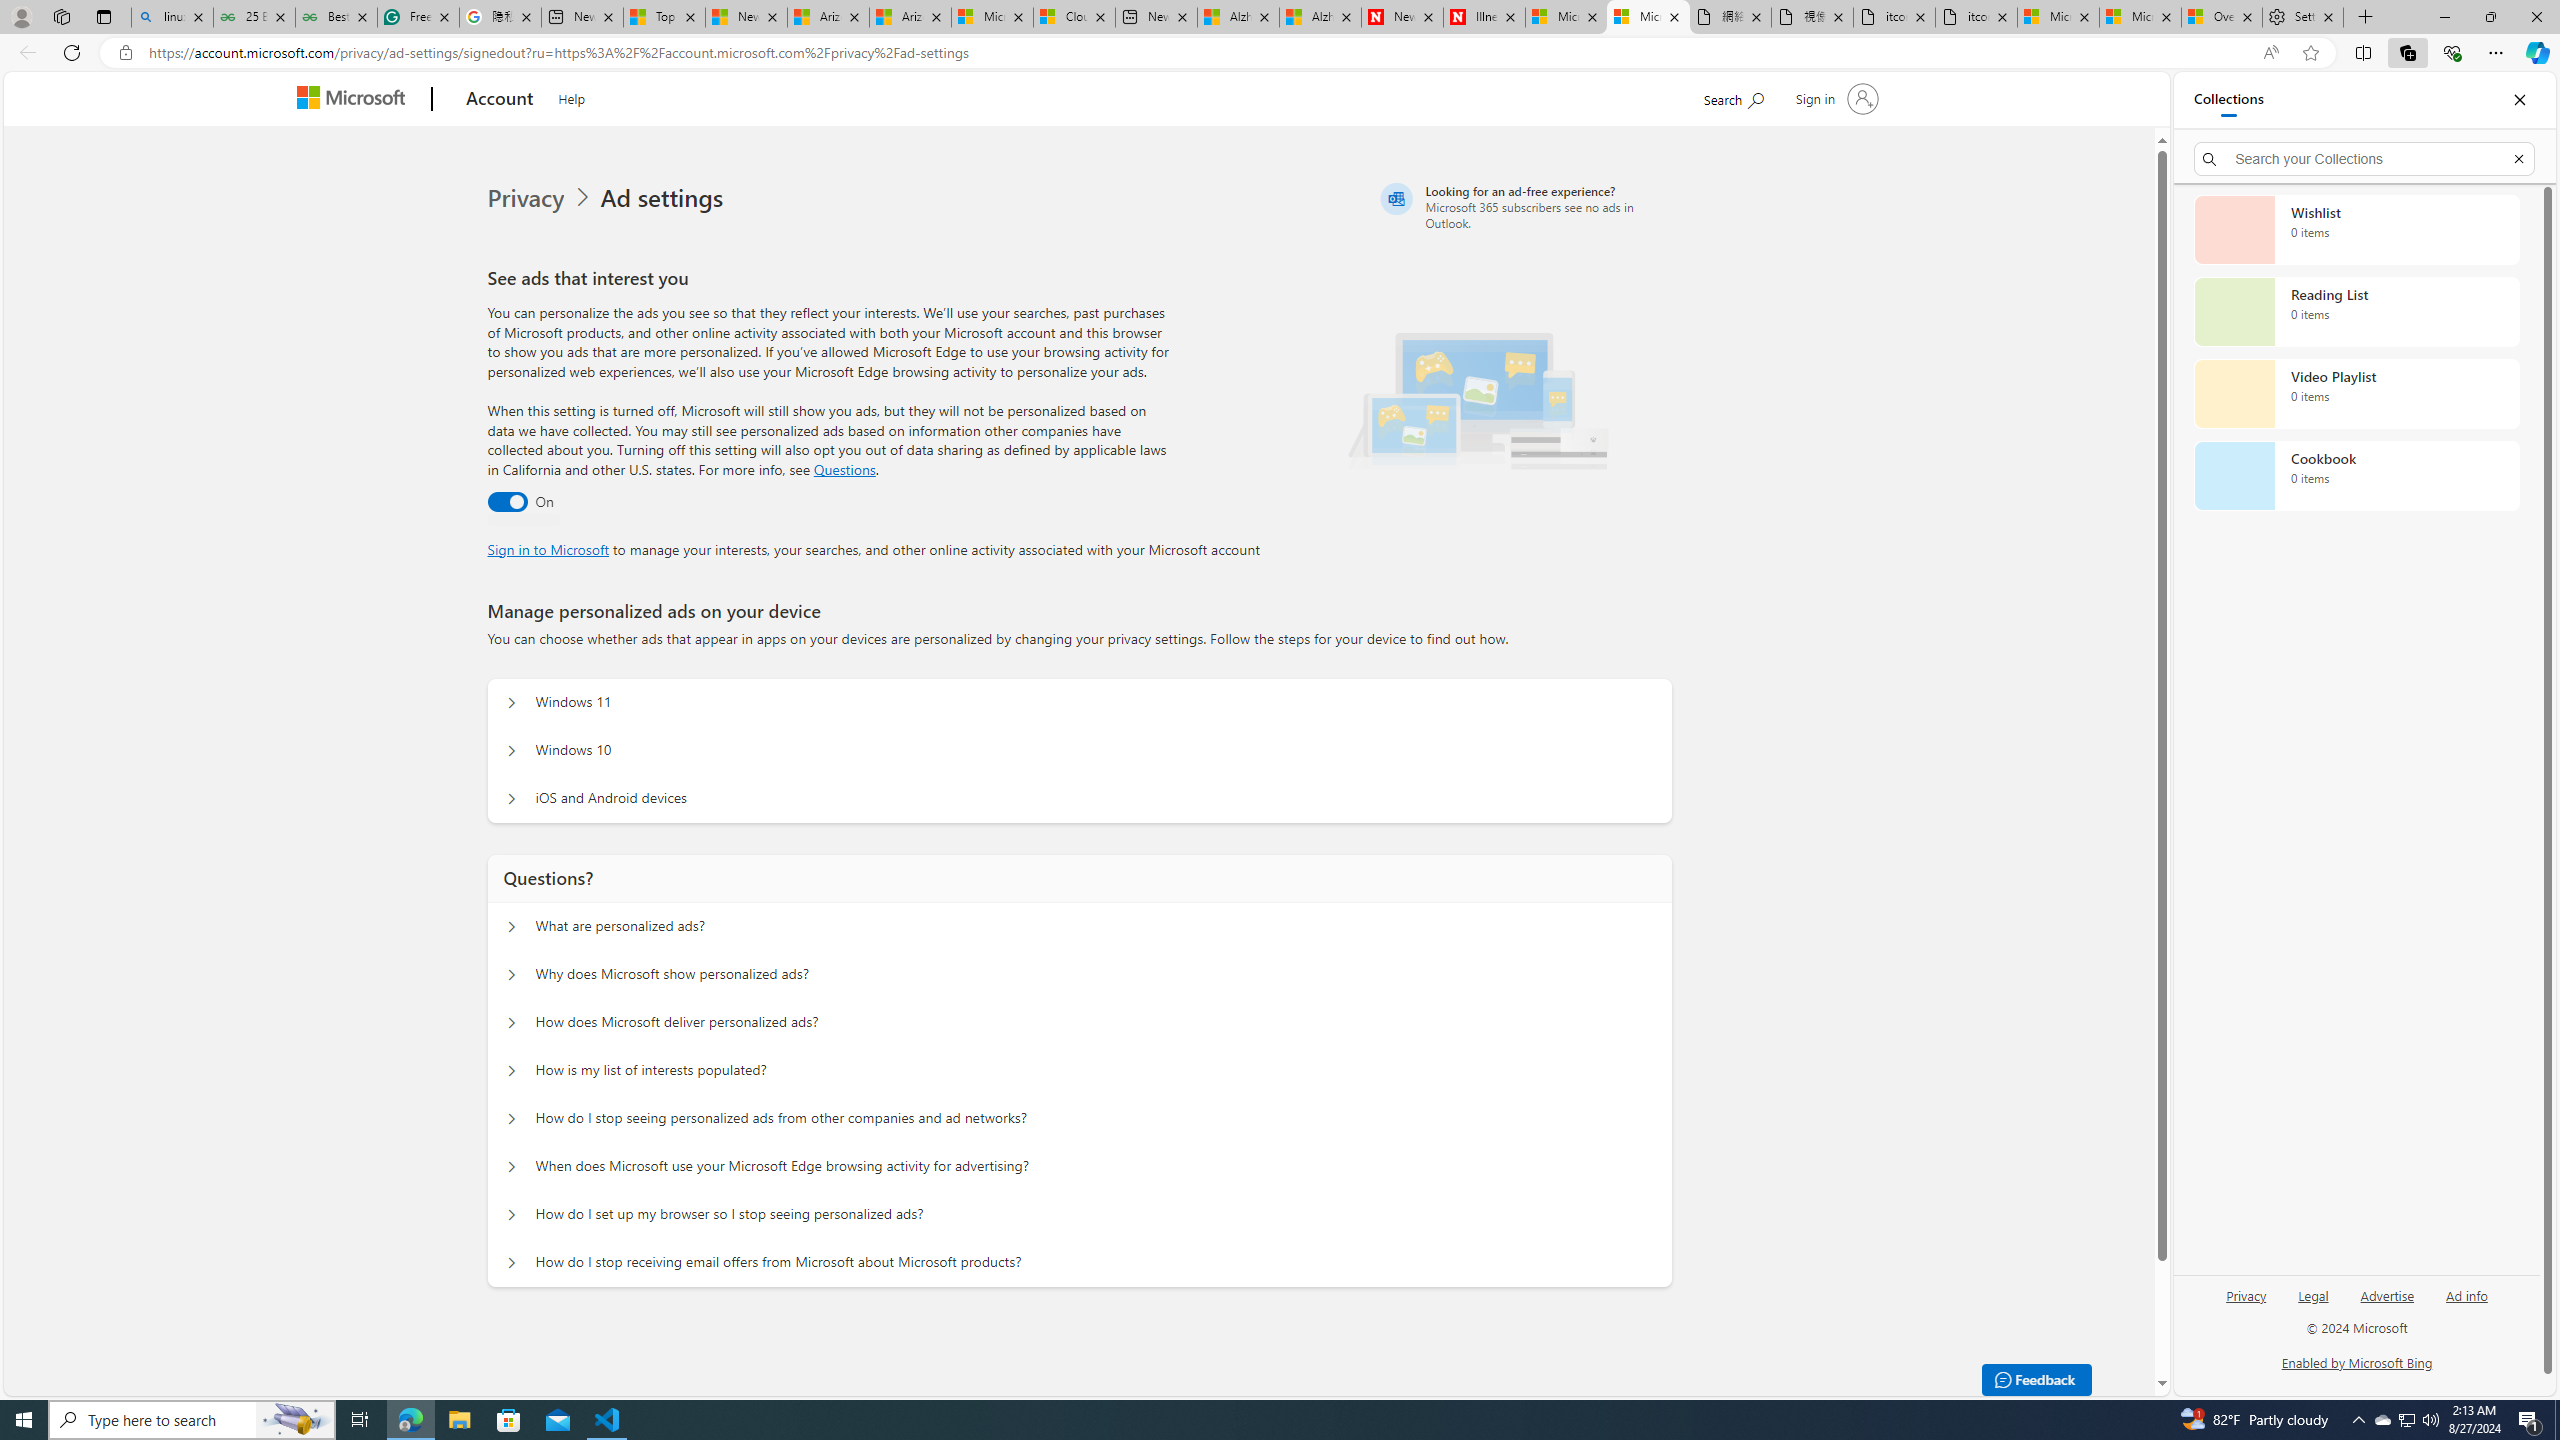 The height and width of the screenshot is (1440, 2560). Describe the element at coordinates (2466, 1302) in the screenshot. I see `'Ad info'` at that location.